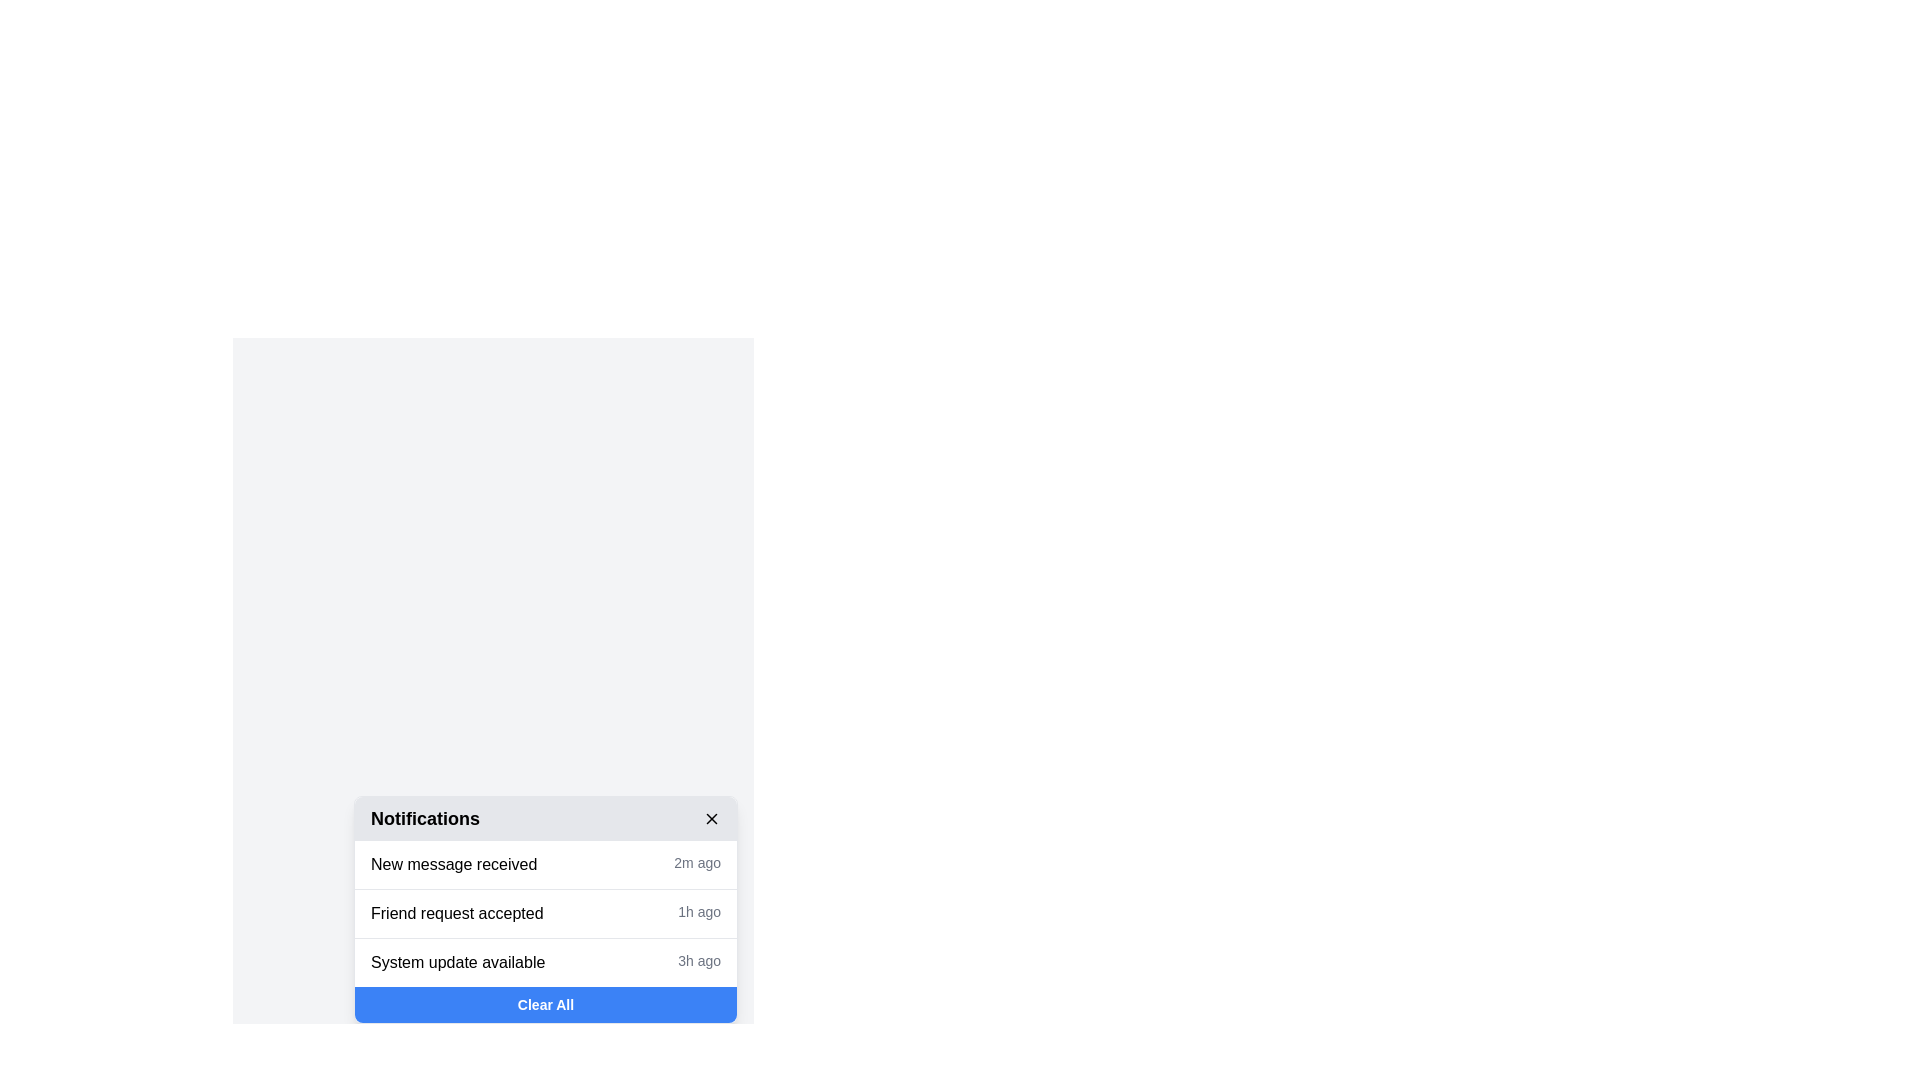 The image size is (1920, 1080). Describe the element at coordinates (546, 914) in the screenshot. I see `the notification list item that shows 'Friend request accepted' and is positioned as the second item in the list` at that location.